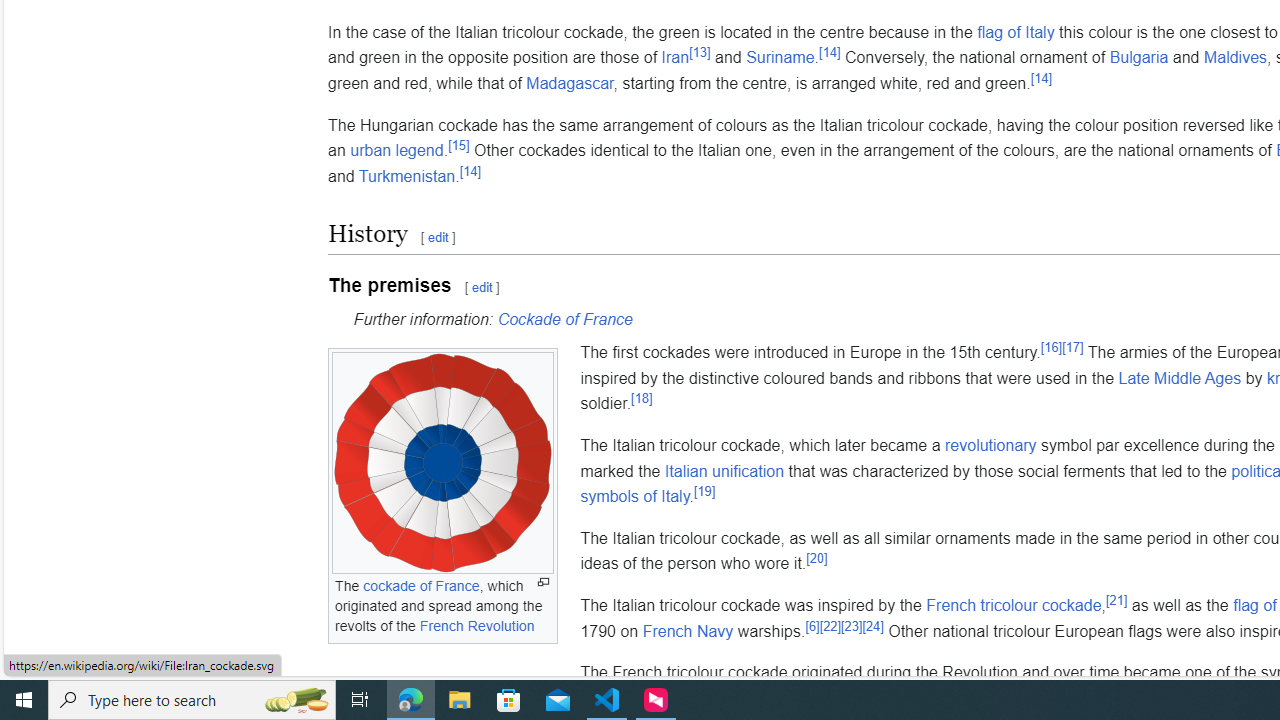 The image size is (1280, 720). Describe the element at coordinates (564, 318) in the screenshot. I see `'Cockade of France'` at that location.